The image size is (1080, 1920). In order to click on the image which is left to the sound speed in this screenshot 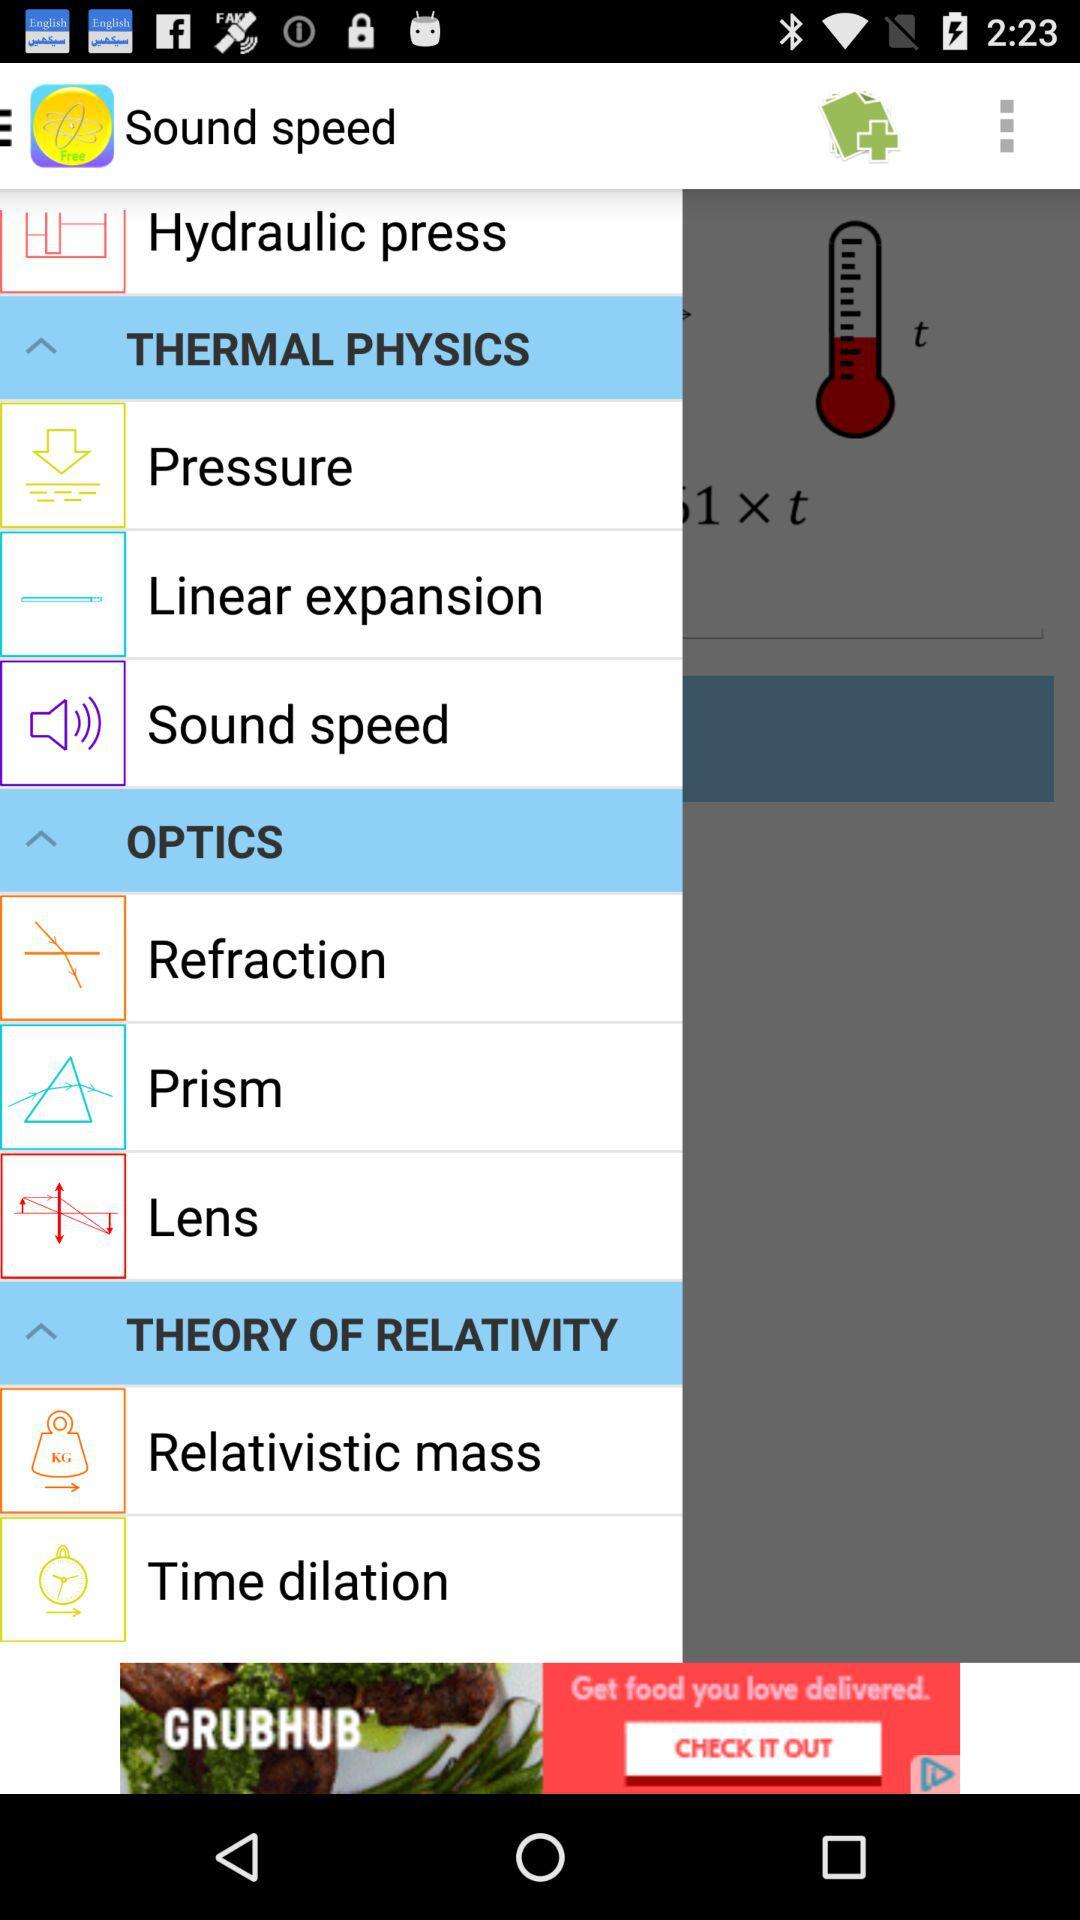, I will do `click(71, 124)`.